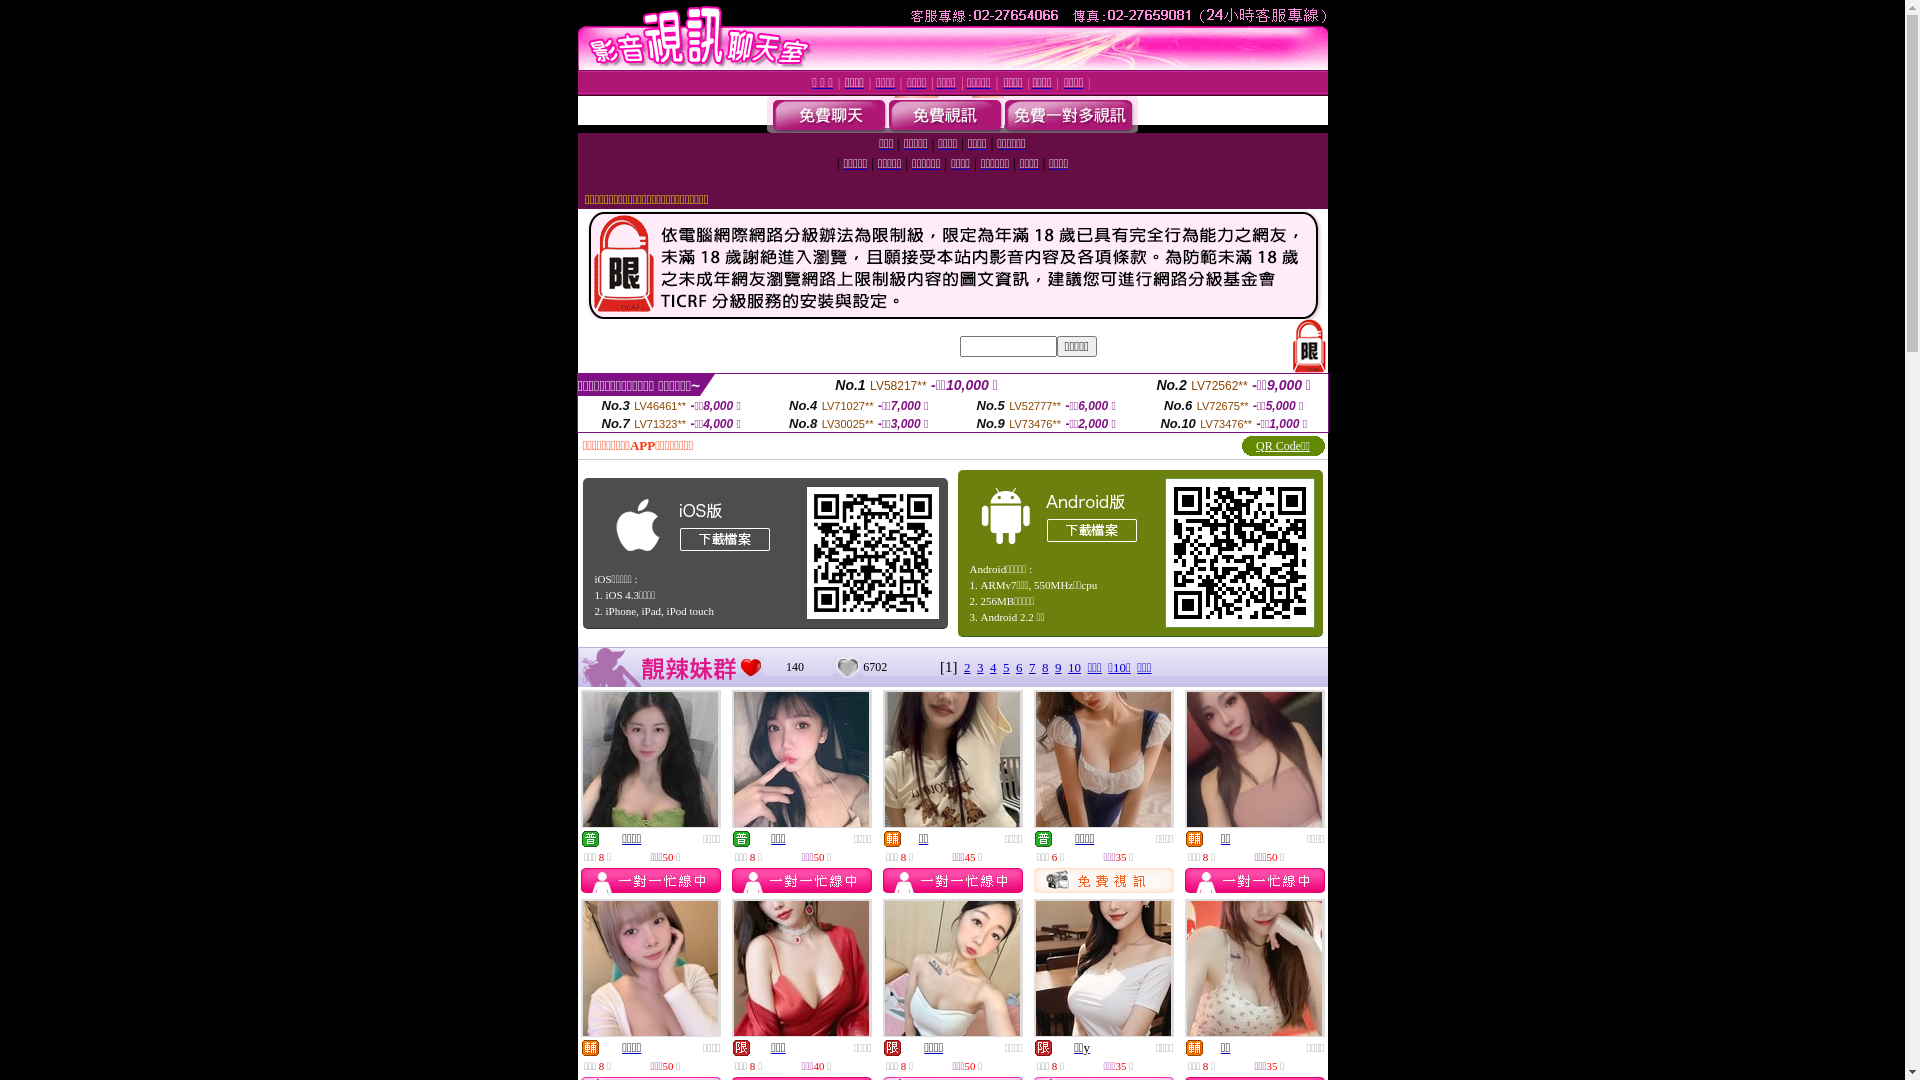 The width and height of the screenshot is (1920, 1080). Describe the element at coordinates (1032, 667) in the screenshot. I see `'7'` at that location.